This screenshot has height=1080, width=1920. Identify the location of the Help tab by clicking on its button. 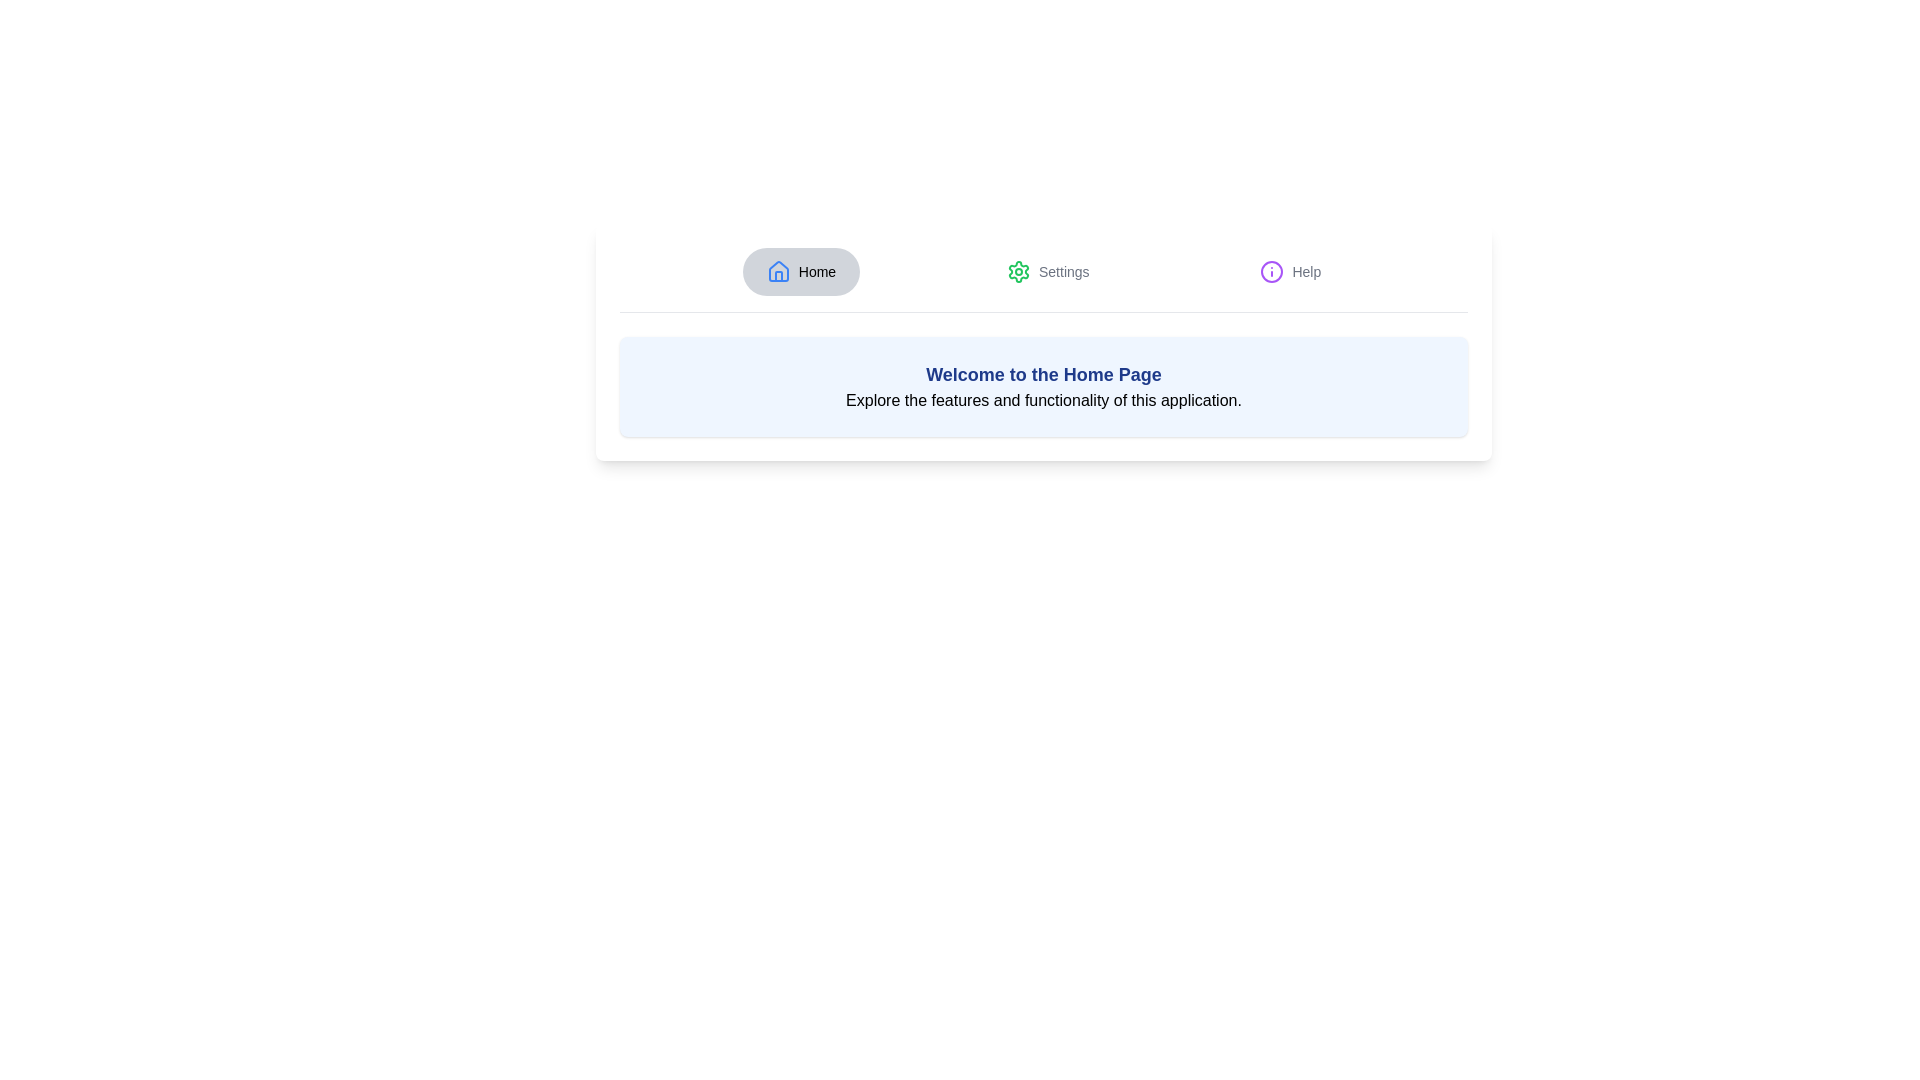
(1290, 272).